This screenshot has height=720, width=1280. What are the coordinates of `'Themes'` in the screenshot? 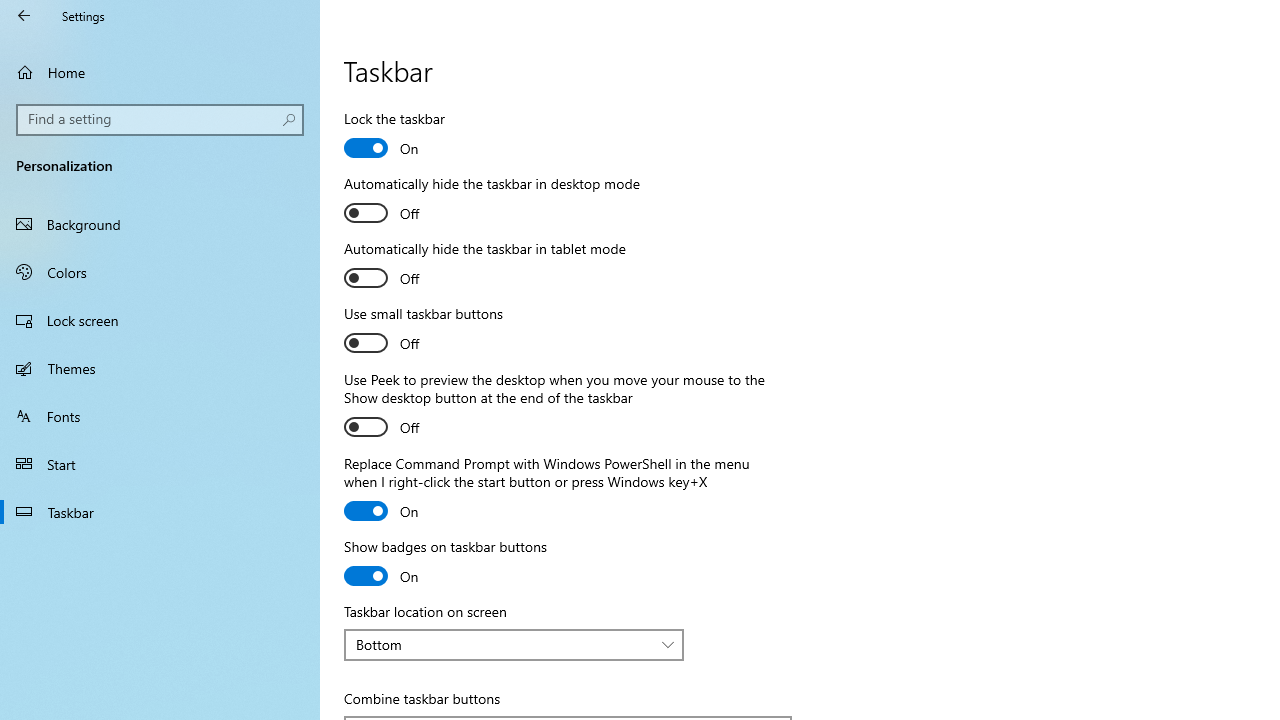 It's located at (160, 367).